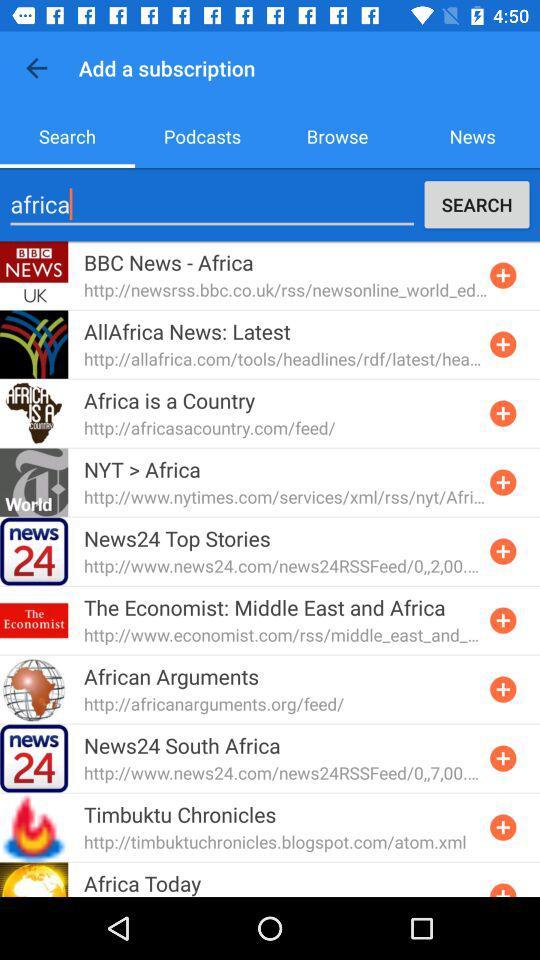 The width and height of the screenshot is (540, 960). What do you see at coordinates (502, 344) in the screenshot?
I see `podcast` at bounding box center [502, 344].